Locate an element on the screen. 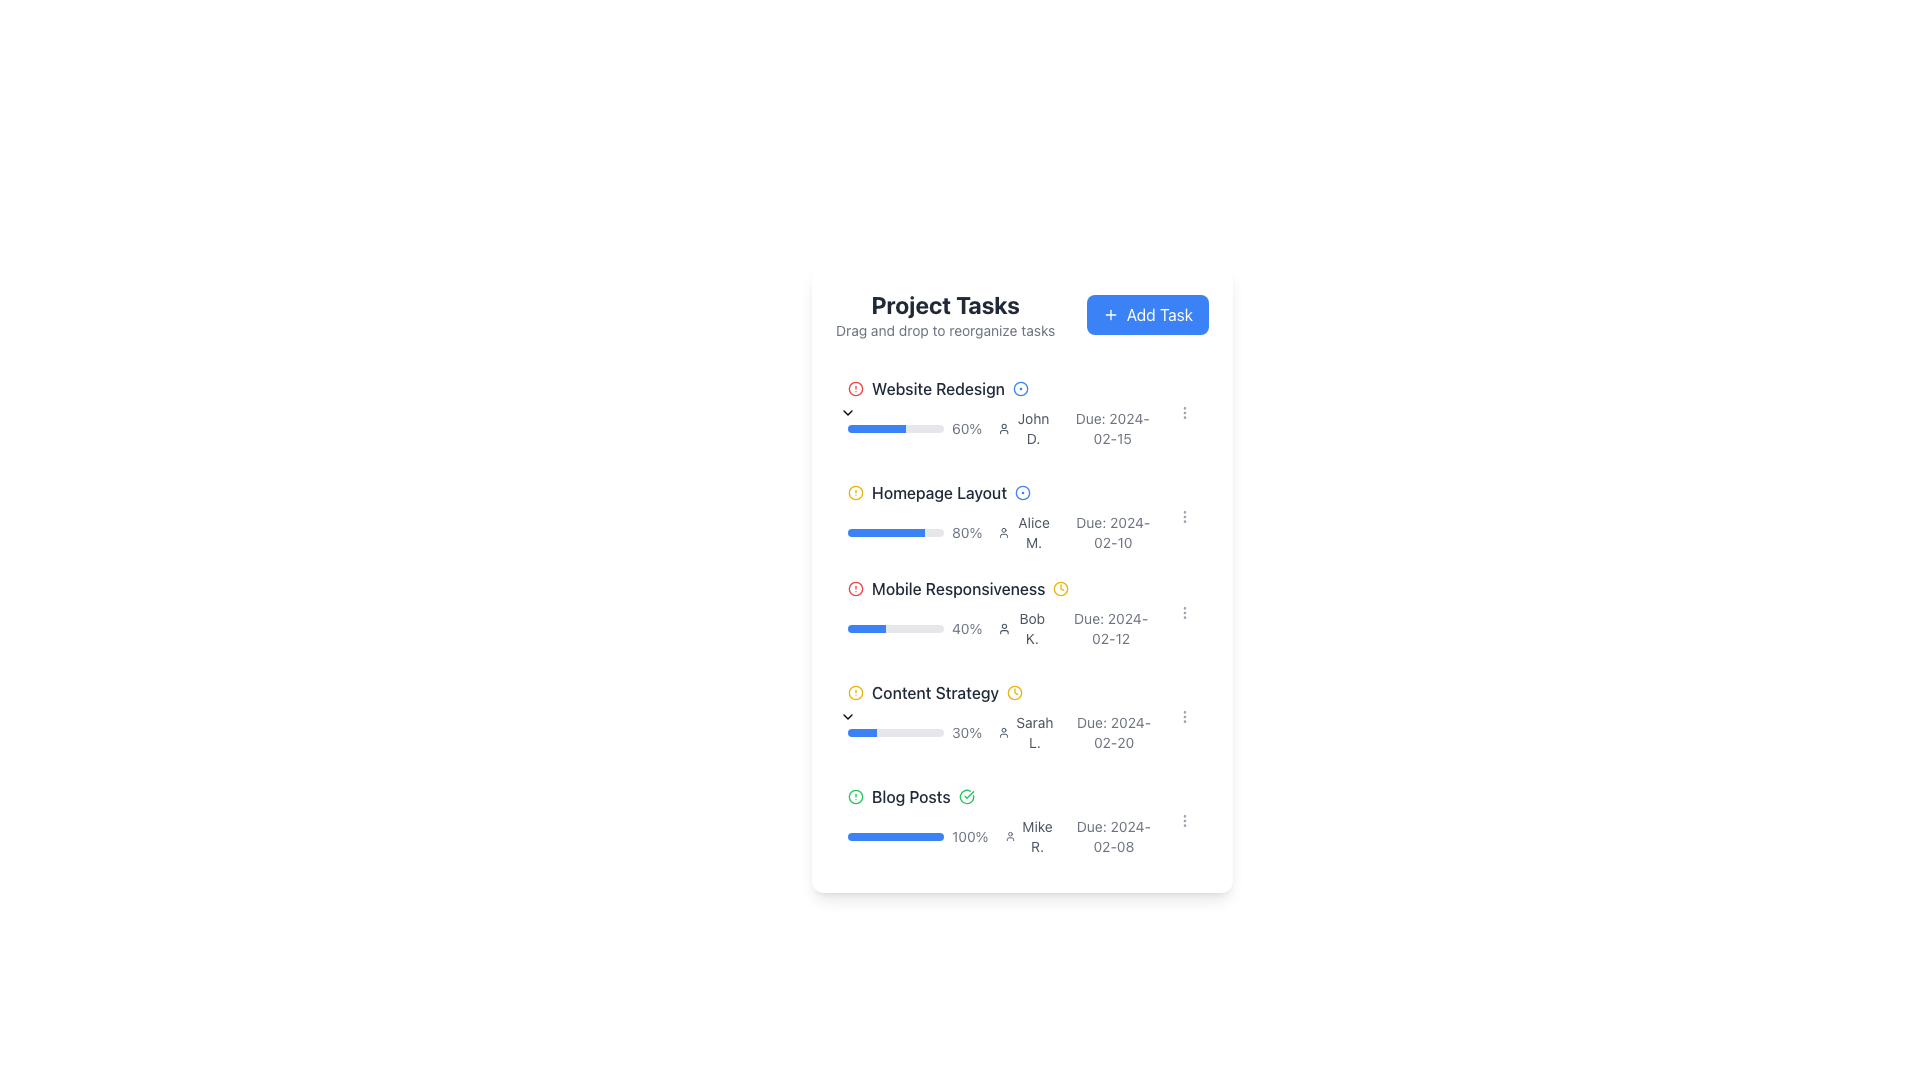 Image resolution: width=1920 pixels, height=1080 pixels. the Label with icon displaying the user's name assigned to the 'Content Strategy' task, located to the right of the progress bar and before the due date text is located at coordinates (1026, 732).